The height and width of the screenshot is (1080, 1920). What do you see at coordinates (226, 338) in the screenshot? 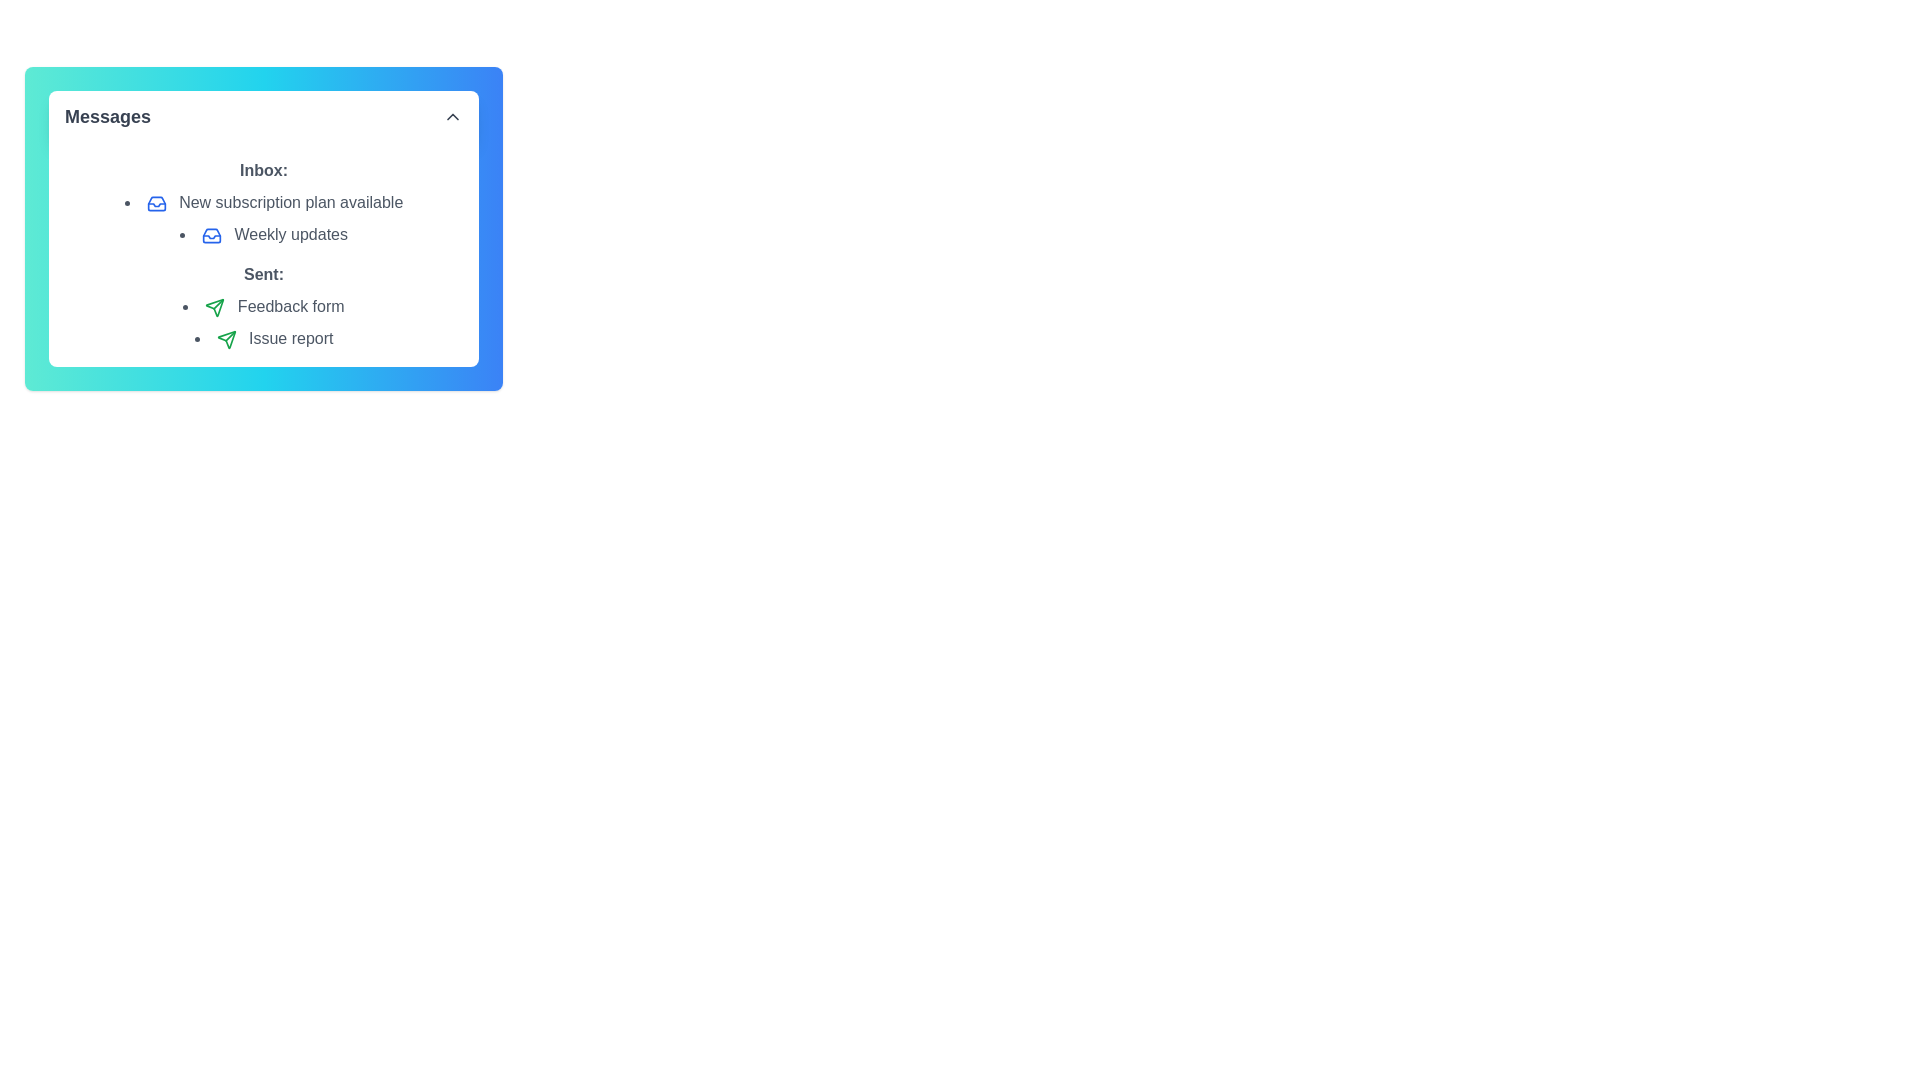
I see `the representation of the green paper plane icon located in the 'Sent' section of the 'Messages' interface, positioned before the text 'Feedback form'` at bounding box center [226, 338].